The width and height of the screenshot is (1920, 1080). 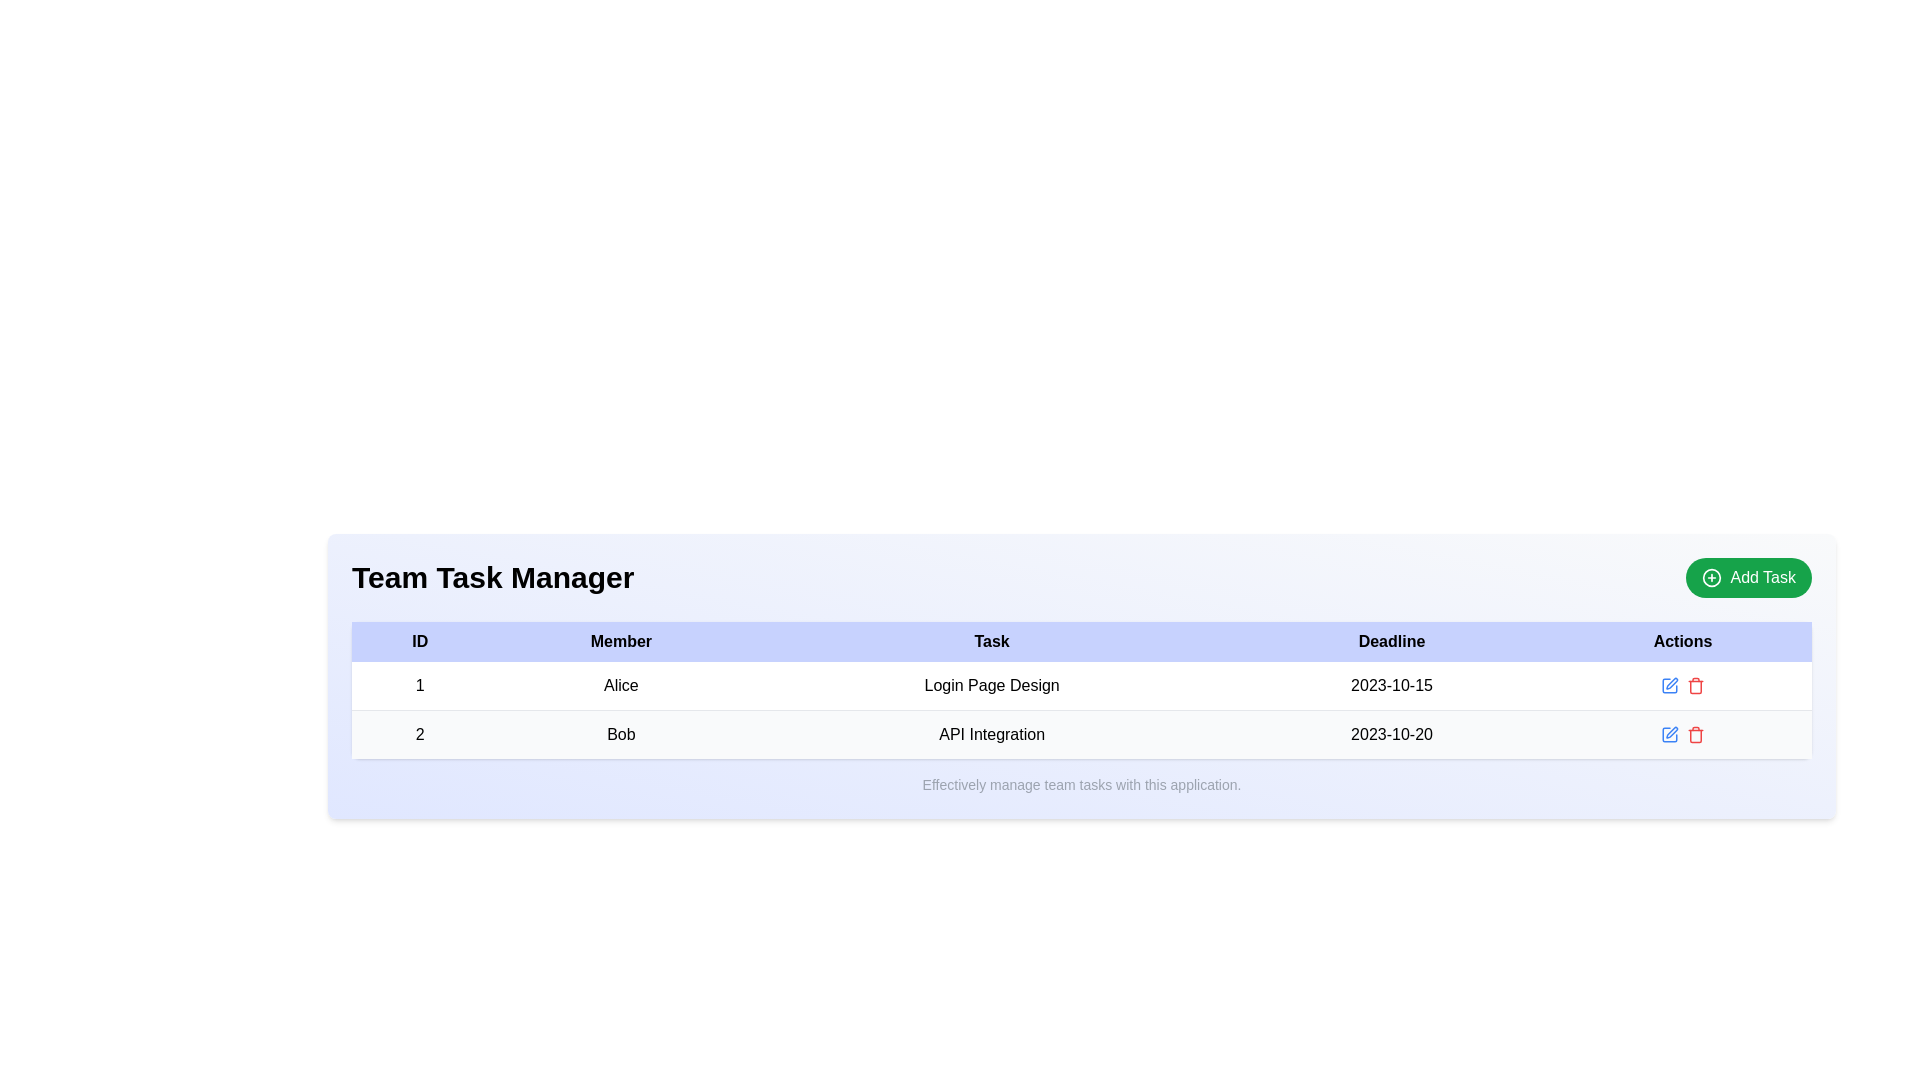 What do you see at coordinates (1669, 685) in the screenshot?
I see `the edit button in the 'Actions' column of the first row under the 'Team Task Manager' section` at bounding box center [1669, 685].